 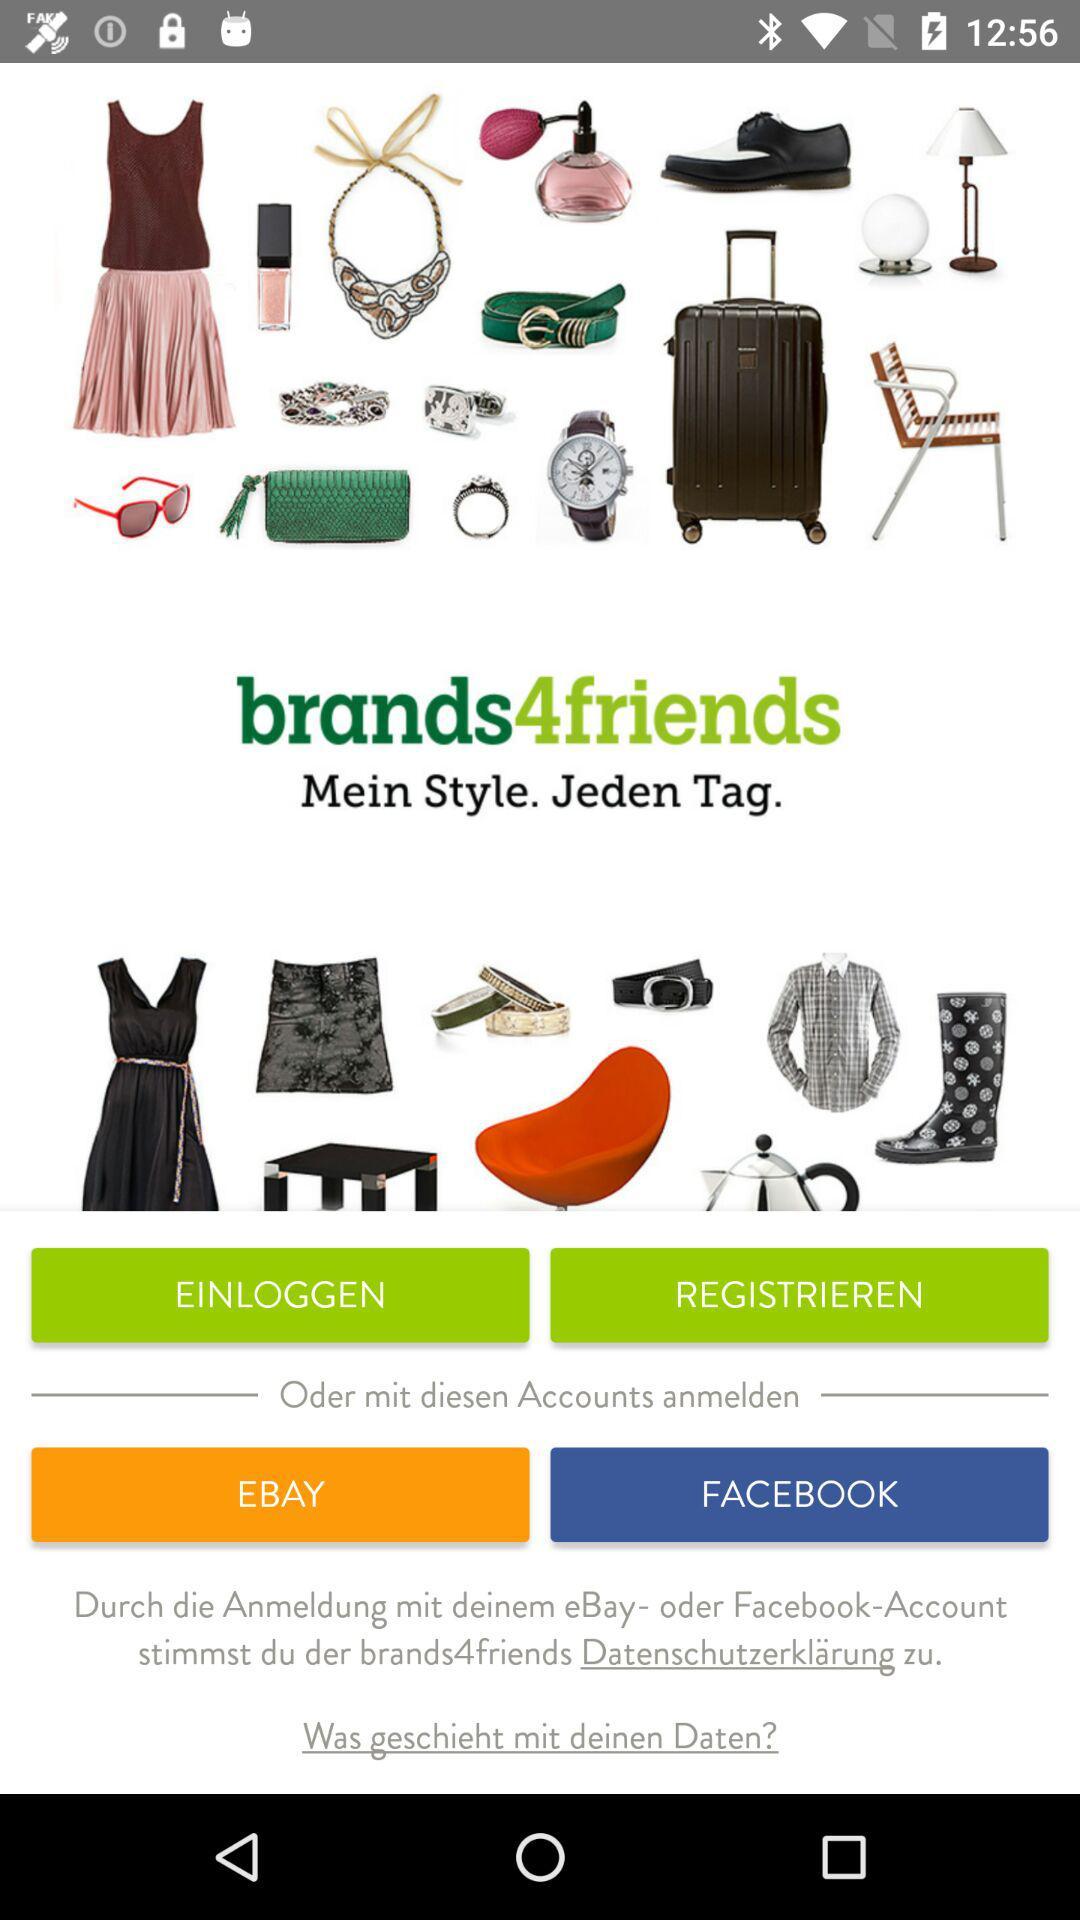 What do you see at coordinates (540, 1735) in the screenshot?
I see `the was geschieht mit` at bounding box center [540, 1735].